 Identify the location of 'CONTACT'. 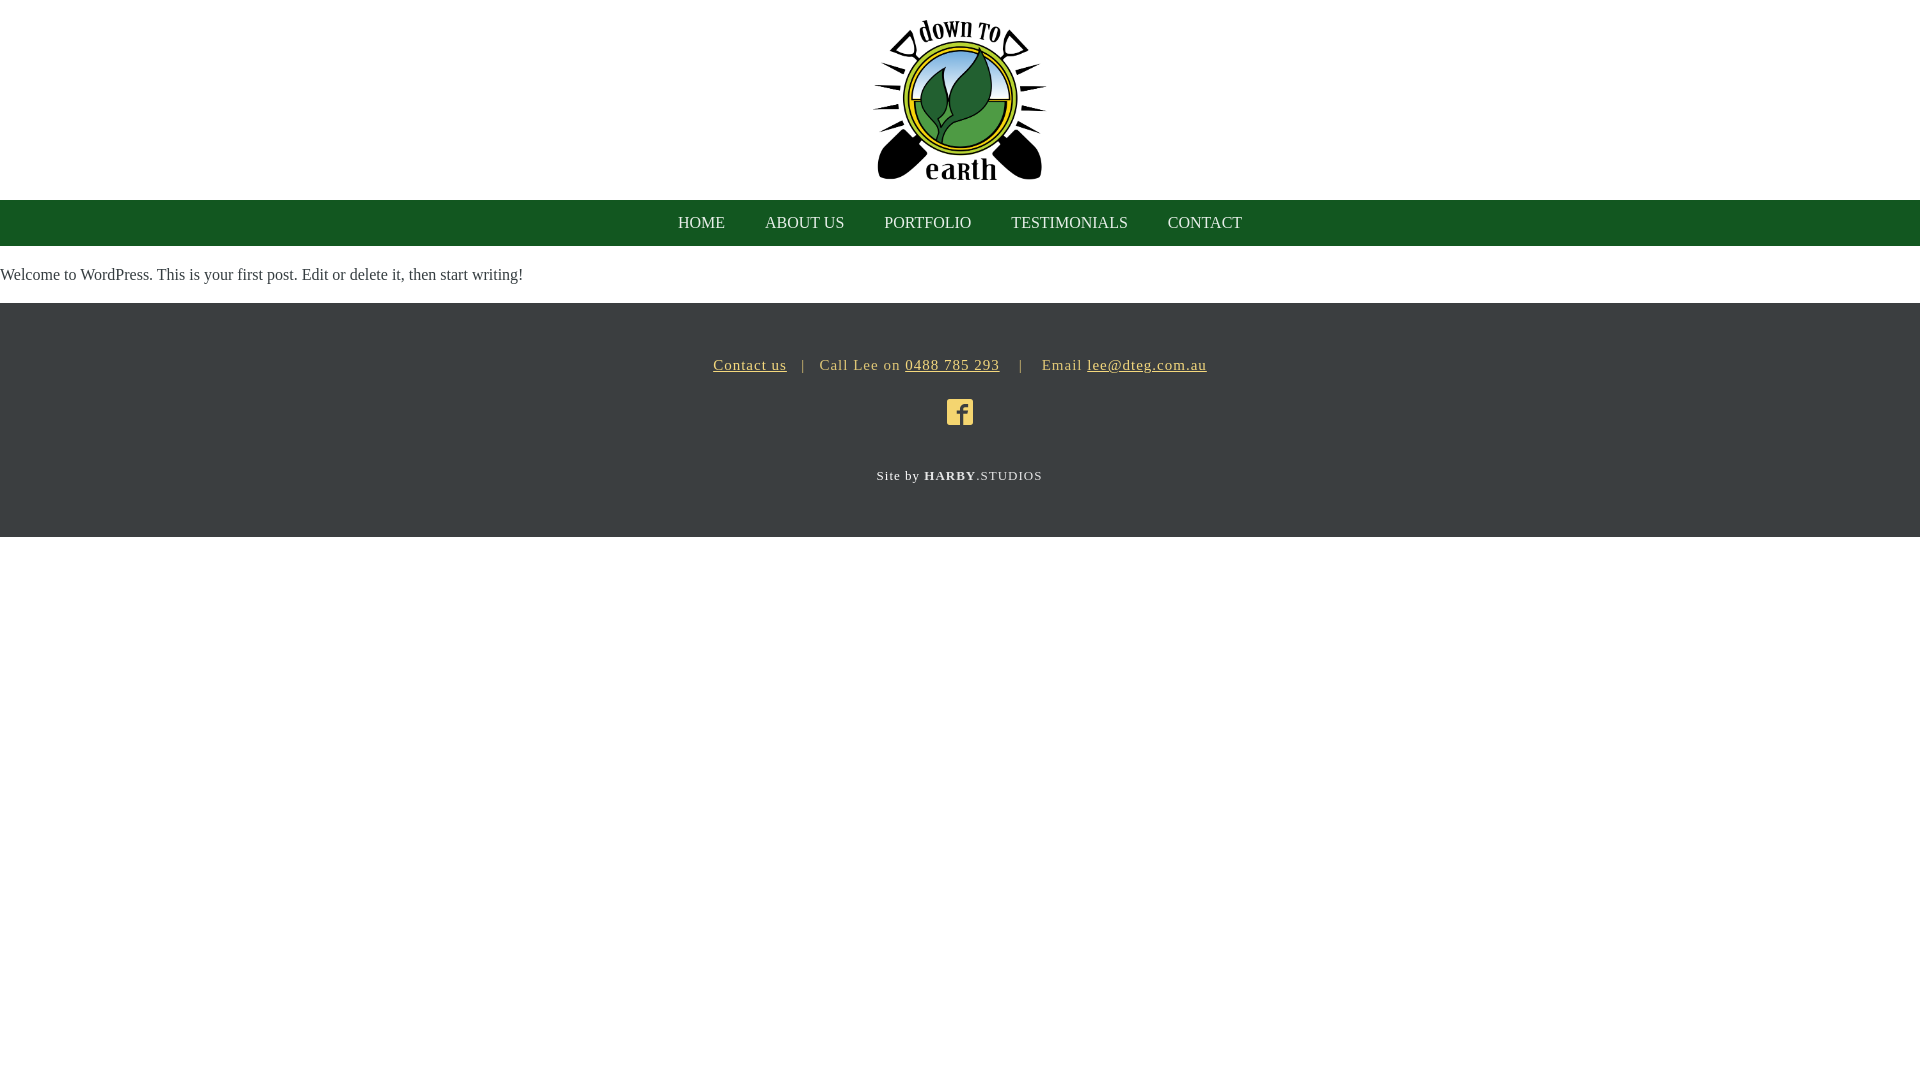
(1203, 223).